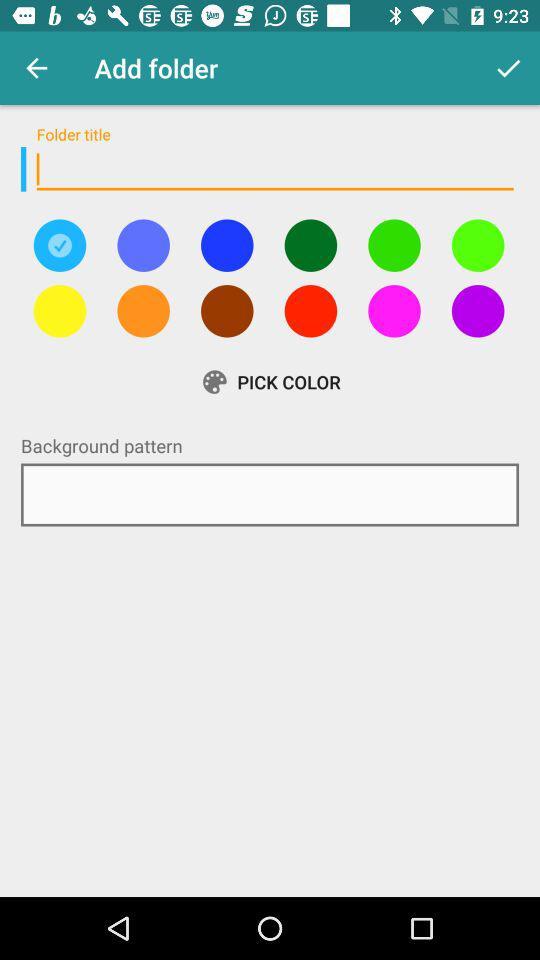  What do you see at coordinates (142, 244) in the screenshot?
I see `go back` at bounding box center [142, 244].